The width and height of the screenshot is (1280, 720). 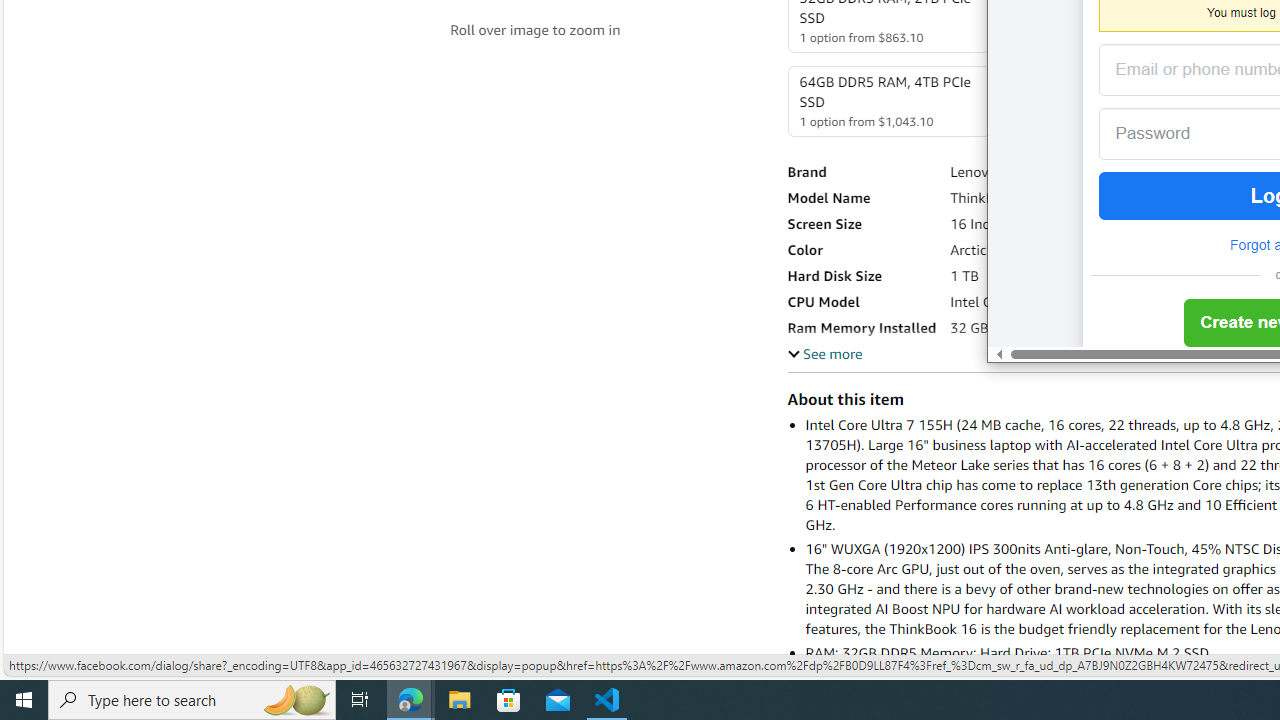 What do you see at coordinates (294, 698) in the screenshot?
I see `'Search highlights icon opens search home window'` at bounding box center [294, 698].